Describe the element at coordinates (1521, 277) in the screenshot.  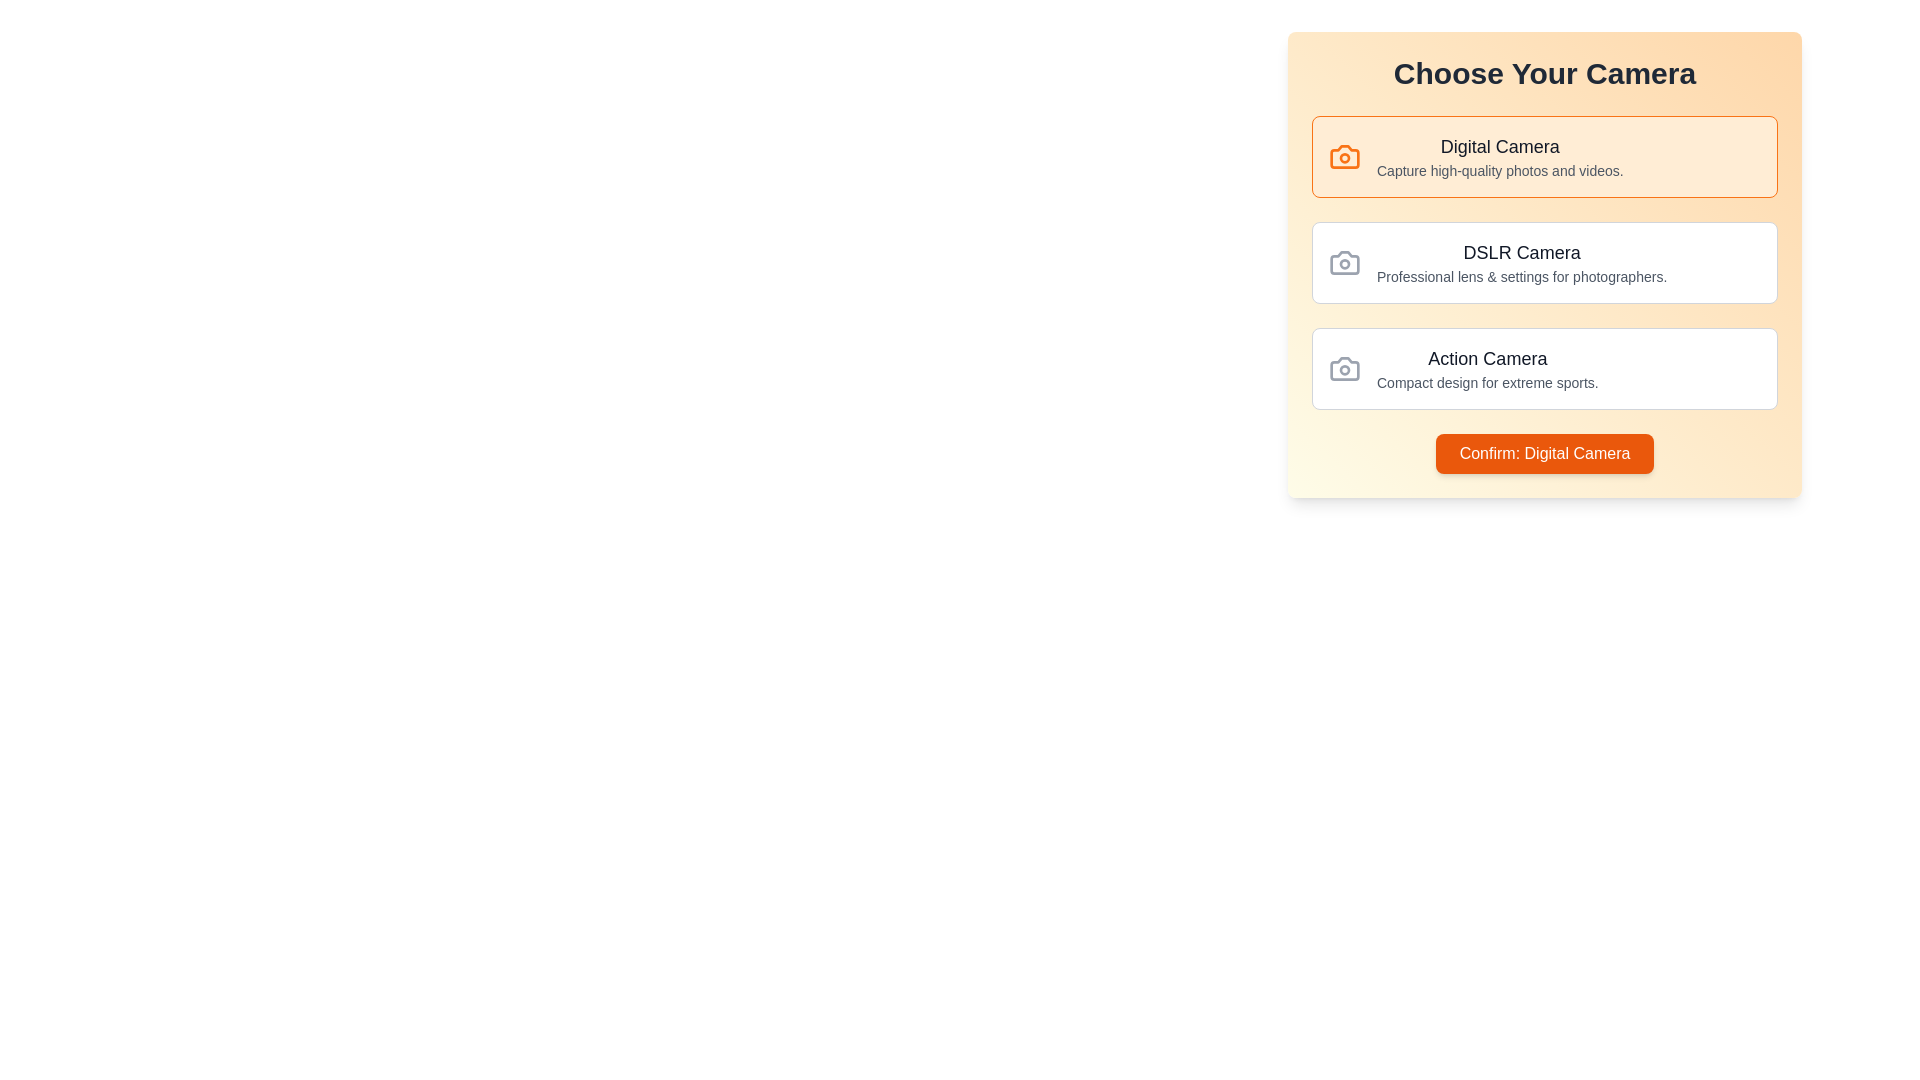
I see `the descriptive text 'Professional lens & settings for photographers.' located below the 'DSLR Camera' title` at that location.